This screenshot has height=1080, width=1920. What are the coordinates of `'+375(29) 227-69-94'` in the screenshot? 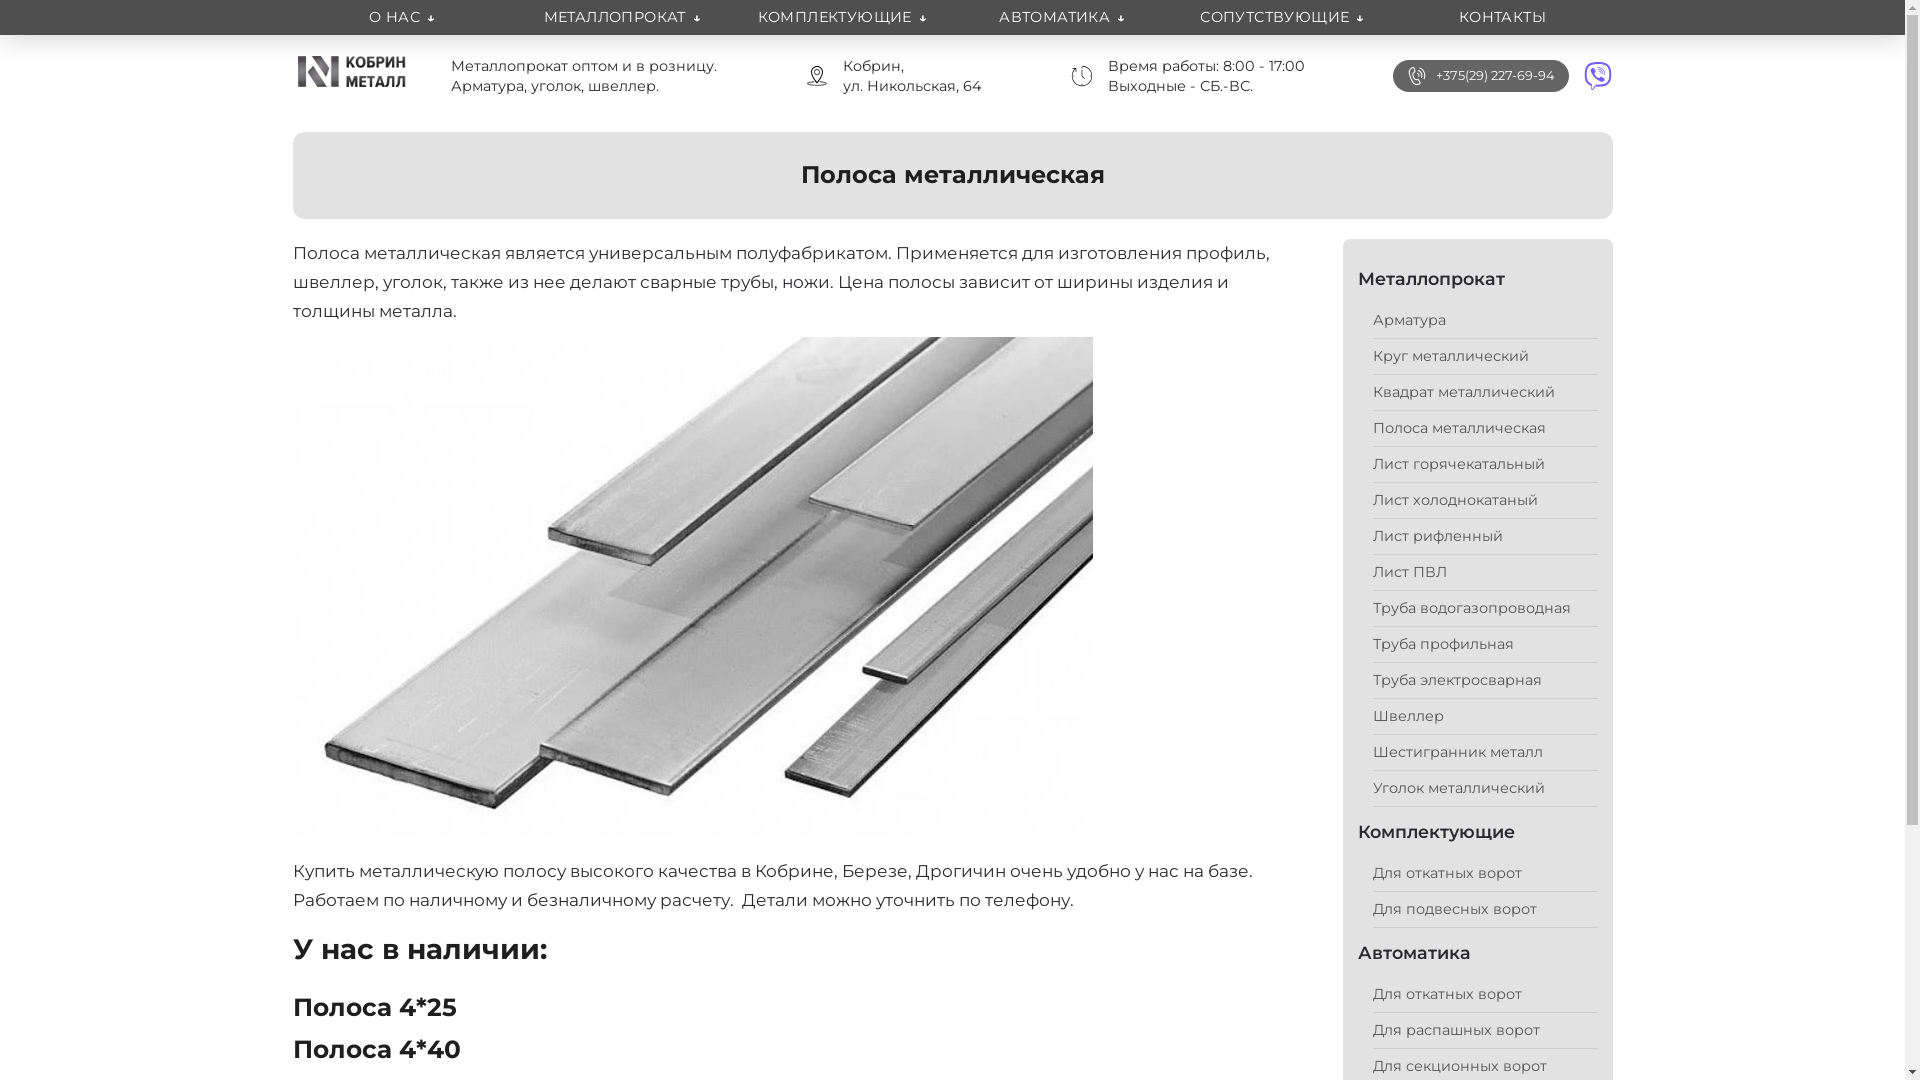 It's located at (1494, 75).